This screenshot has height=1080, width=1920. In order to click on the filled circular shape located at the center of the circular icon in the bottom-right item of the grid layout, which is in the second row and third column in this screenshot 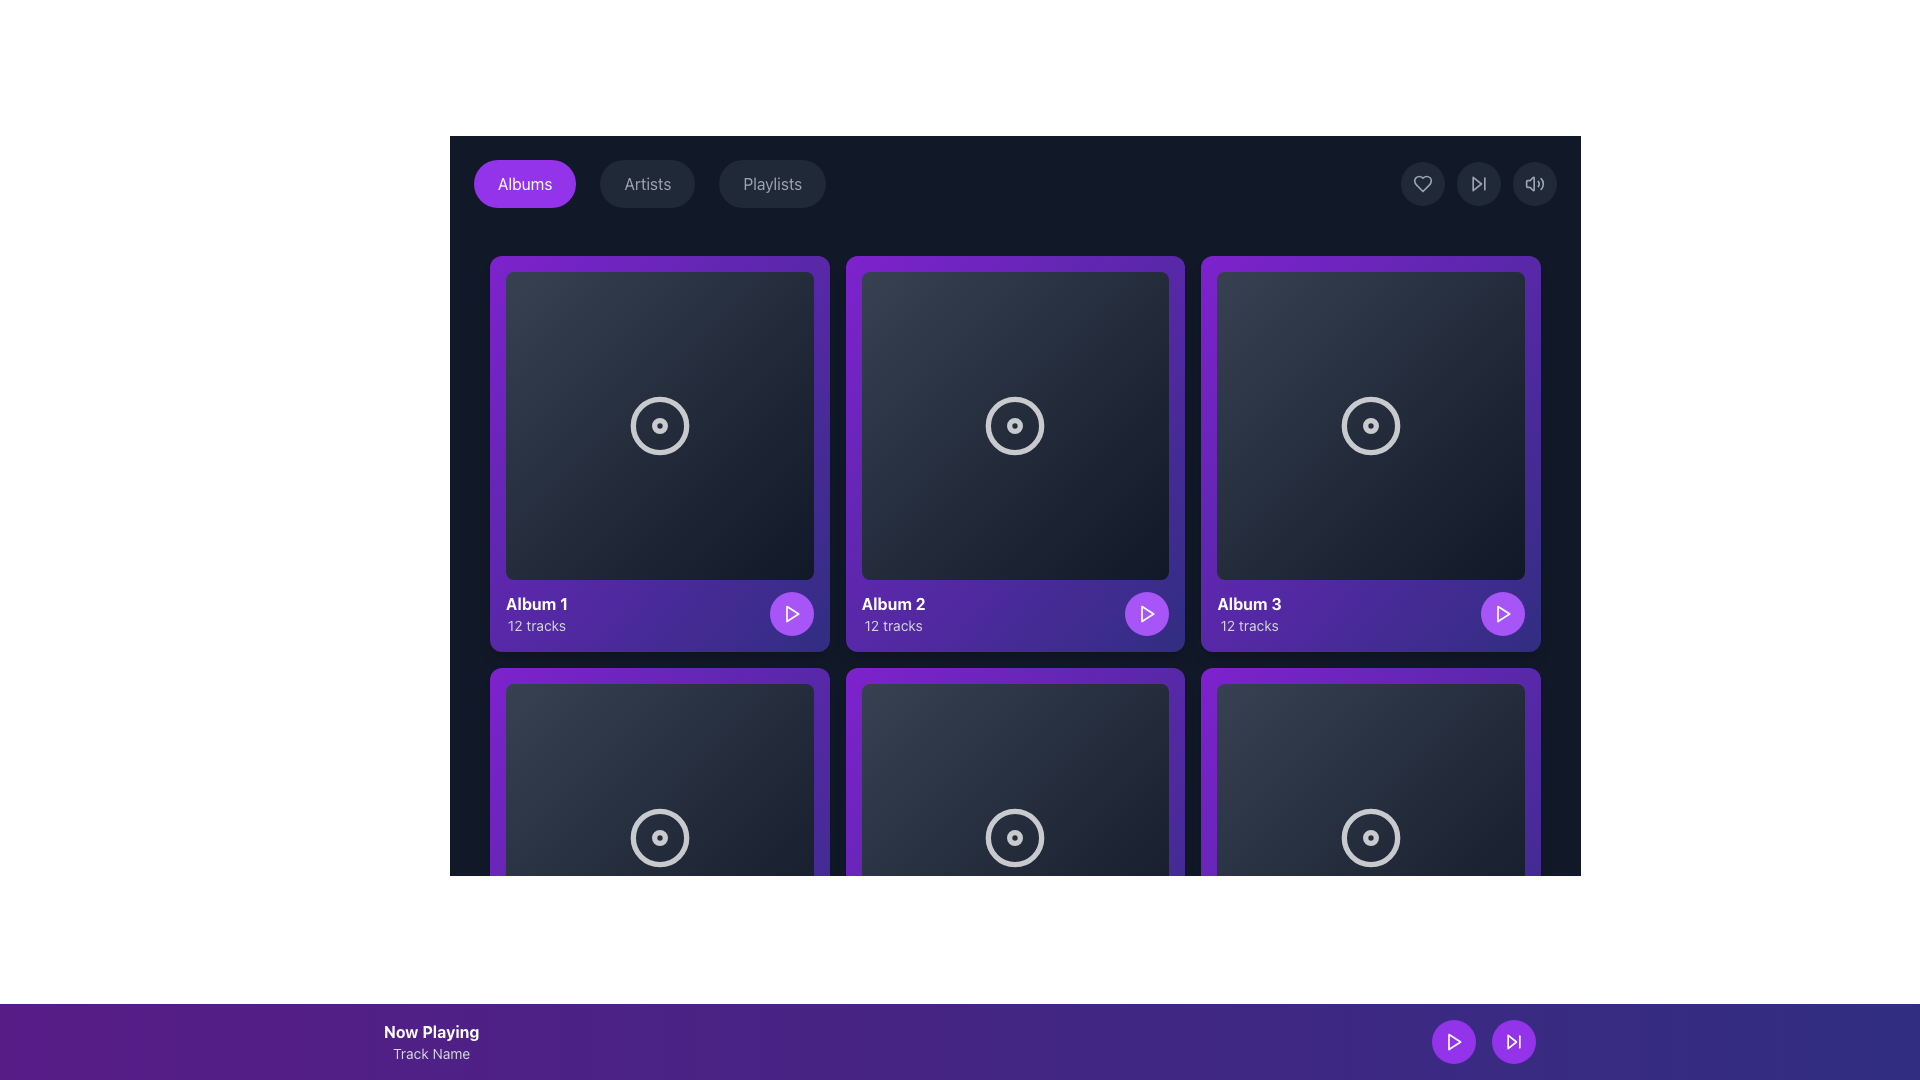, I will do `click(1370, 837)`.